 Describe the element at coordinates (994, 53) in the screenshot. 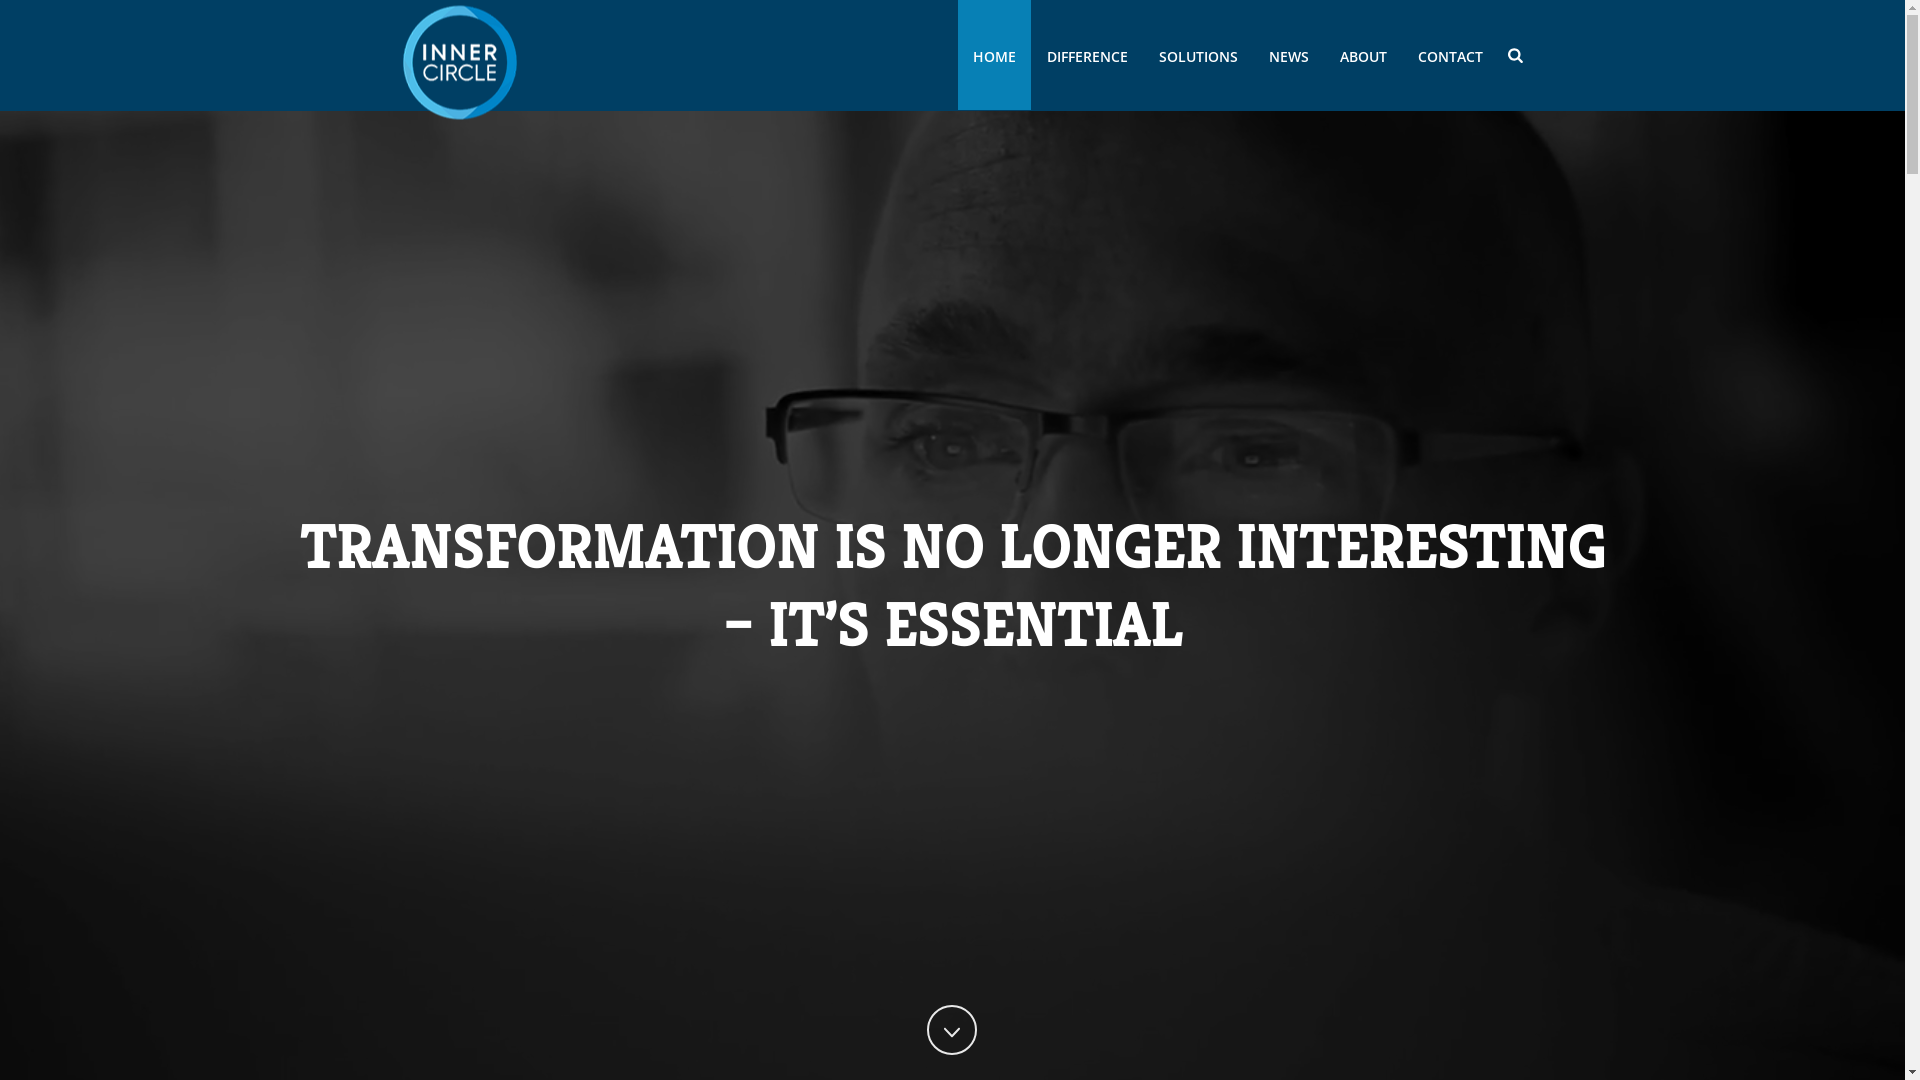

I see `'HOME'` at that location.